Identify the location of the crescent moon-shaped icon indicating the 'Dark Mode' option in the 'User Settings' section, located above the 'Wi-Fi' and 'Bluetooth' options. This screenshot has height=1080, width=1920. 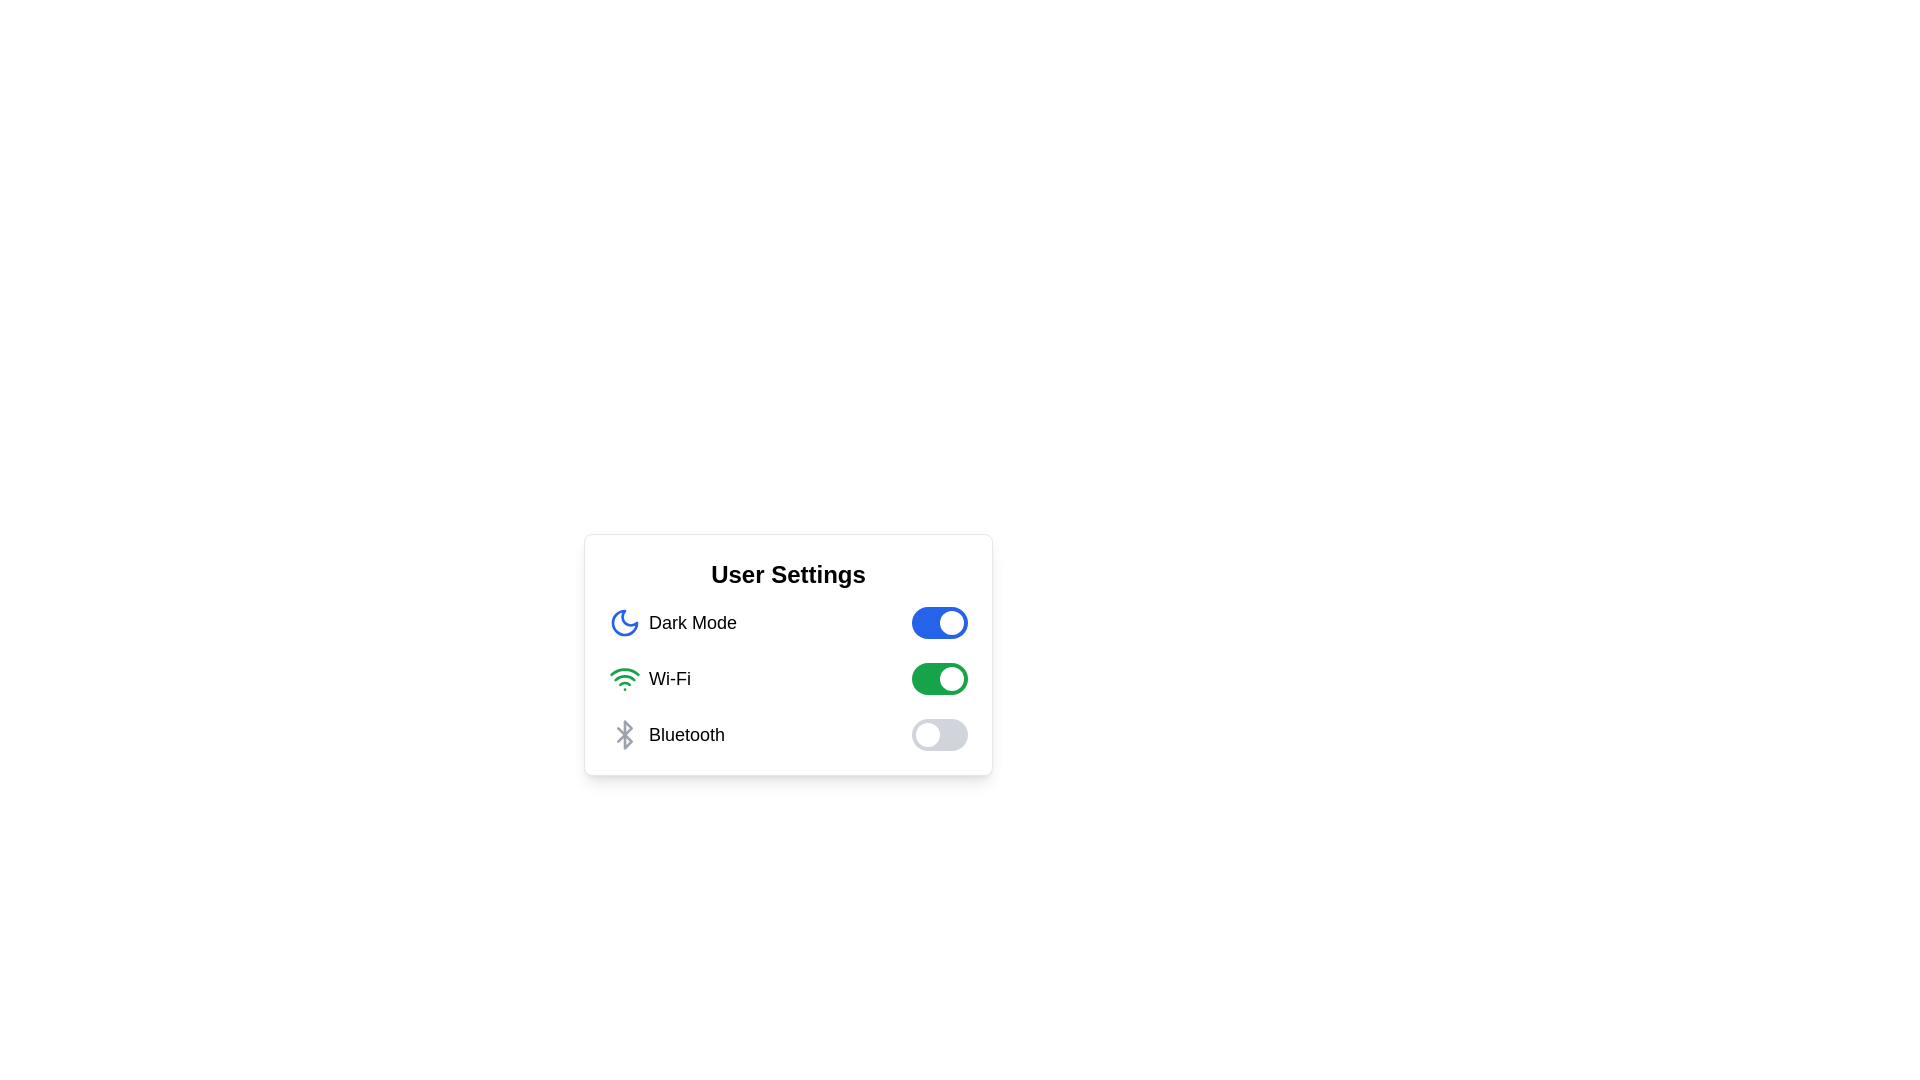
(623, 622).